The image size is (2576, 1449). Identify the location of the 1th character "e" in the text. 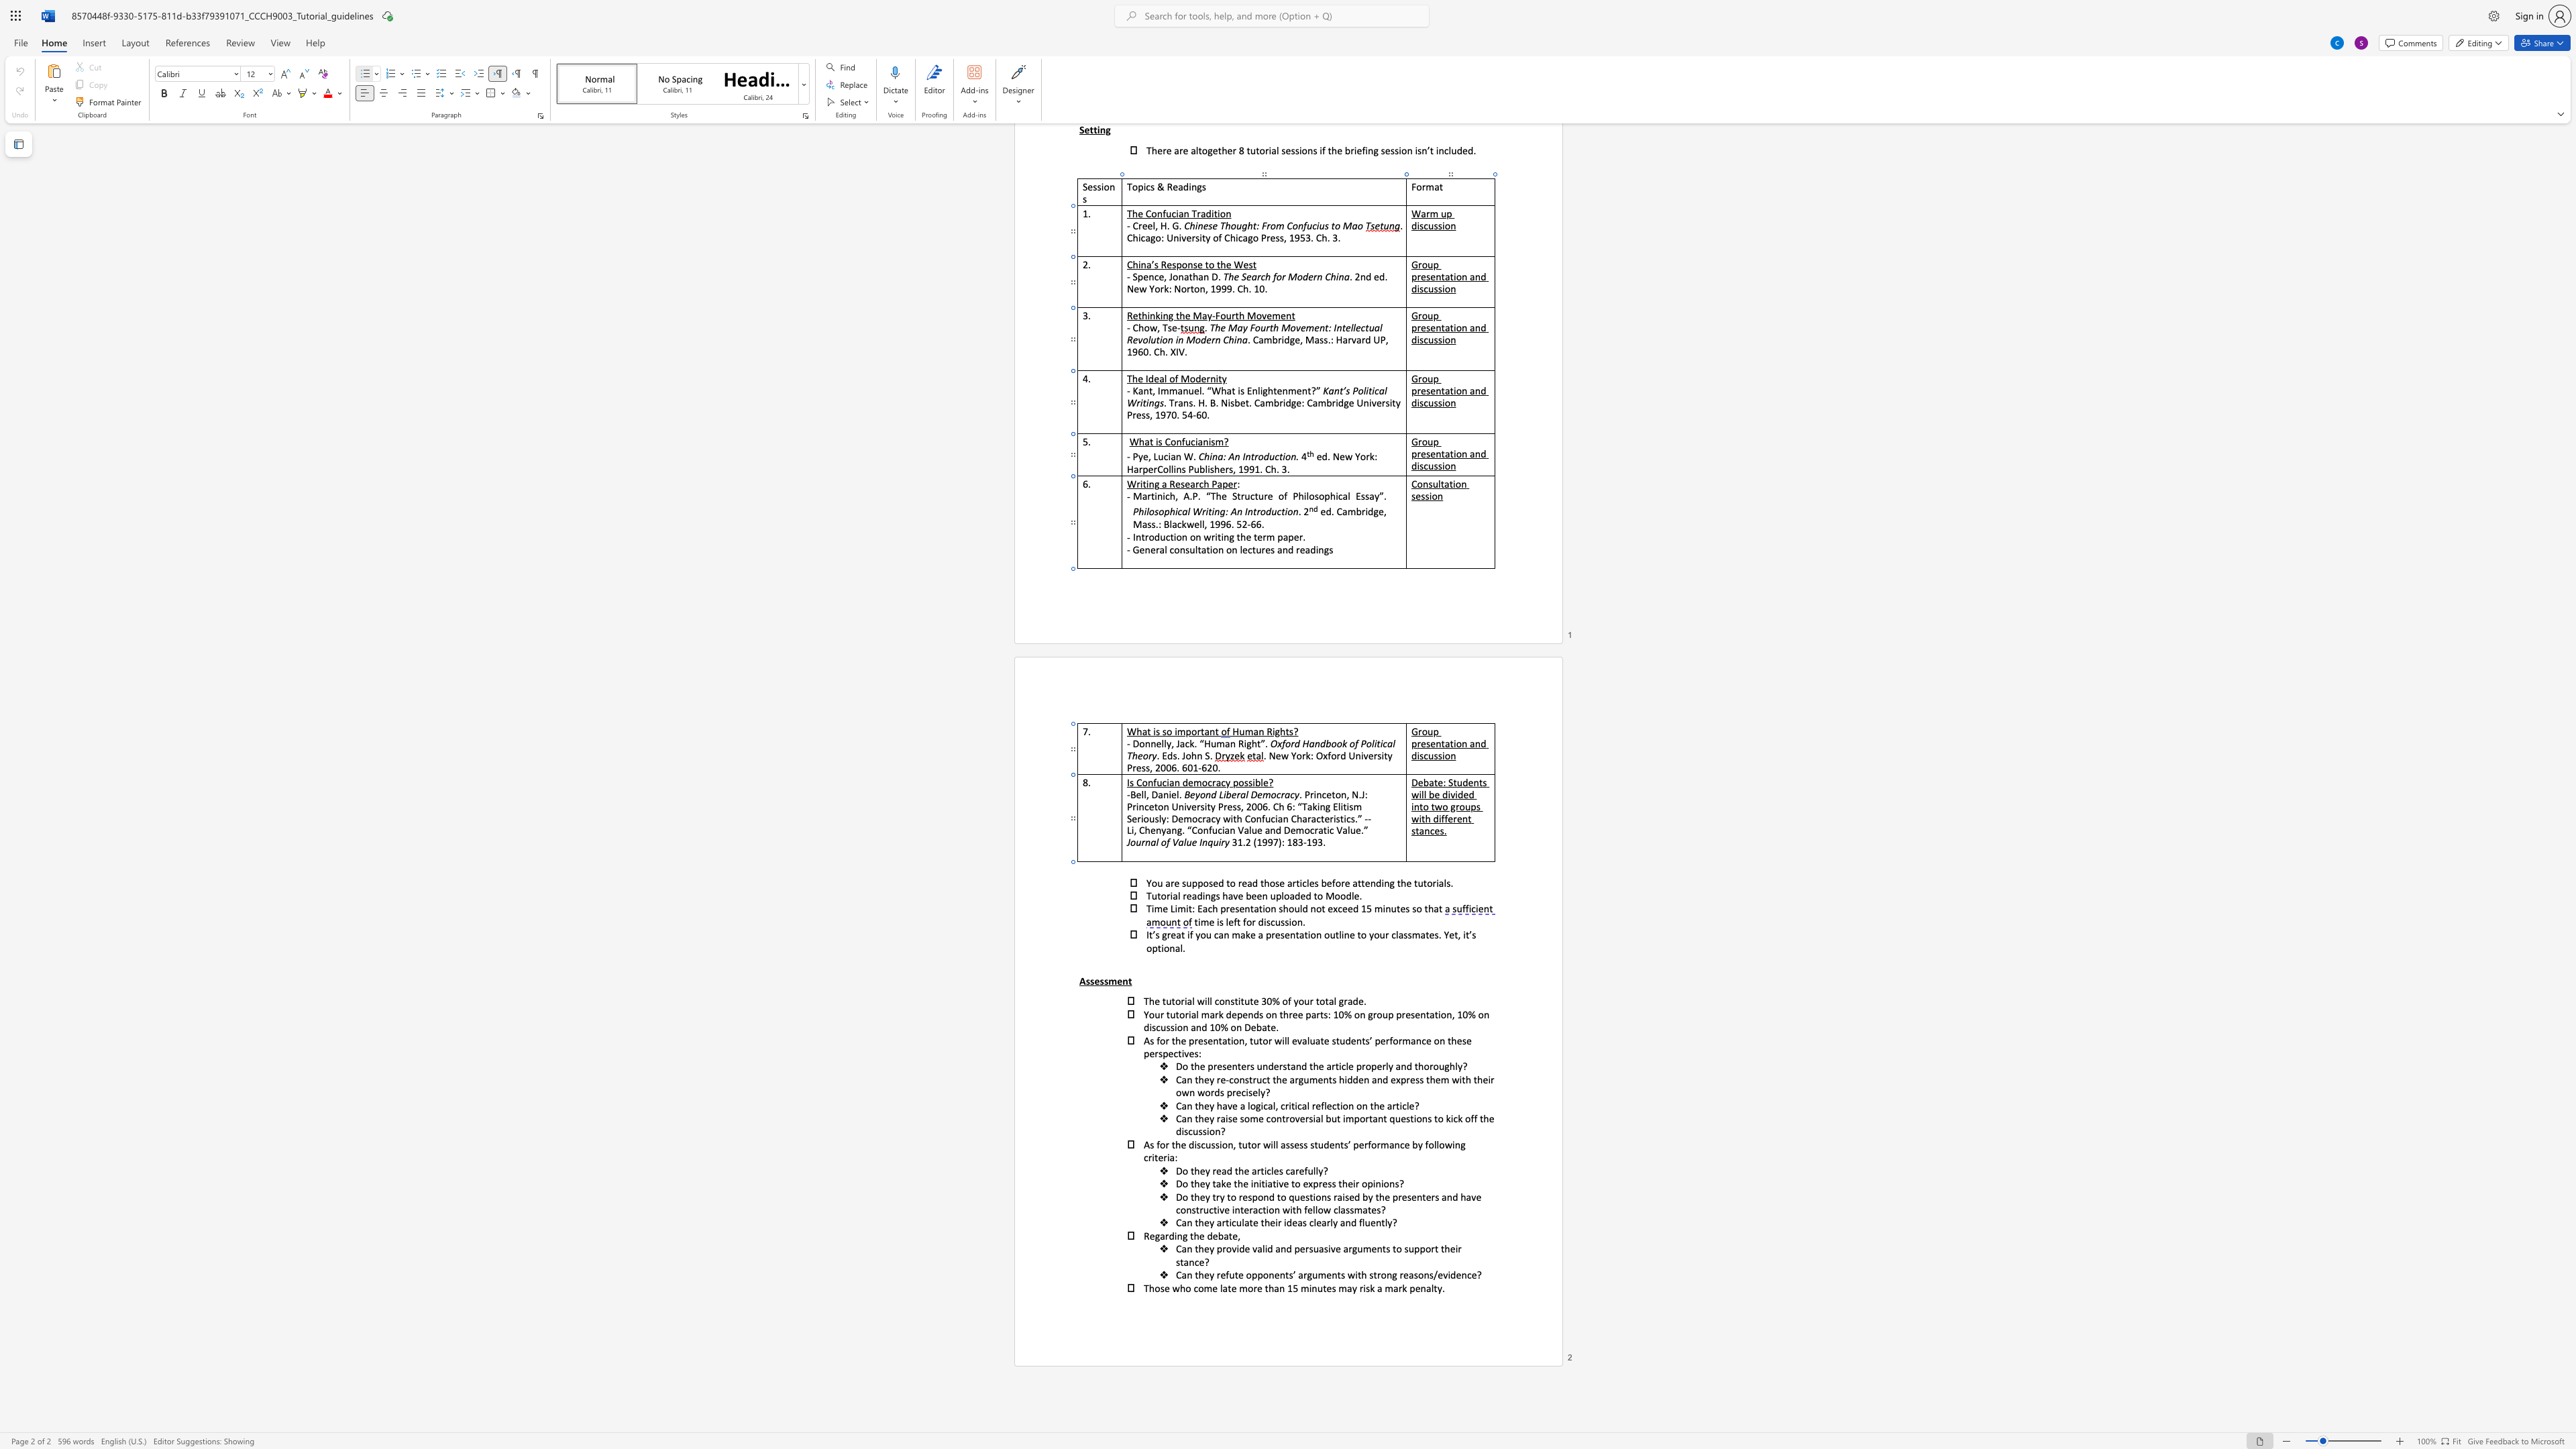
(1207, 1248).